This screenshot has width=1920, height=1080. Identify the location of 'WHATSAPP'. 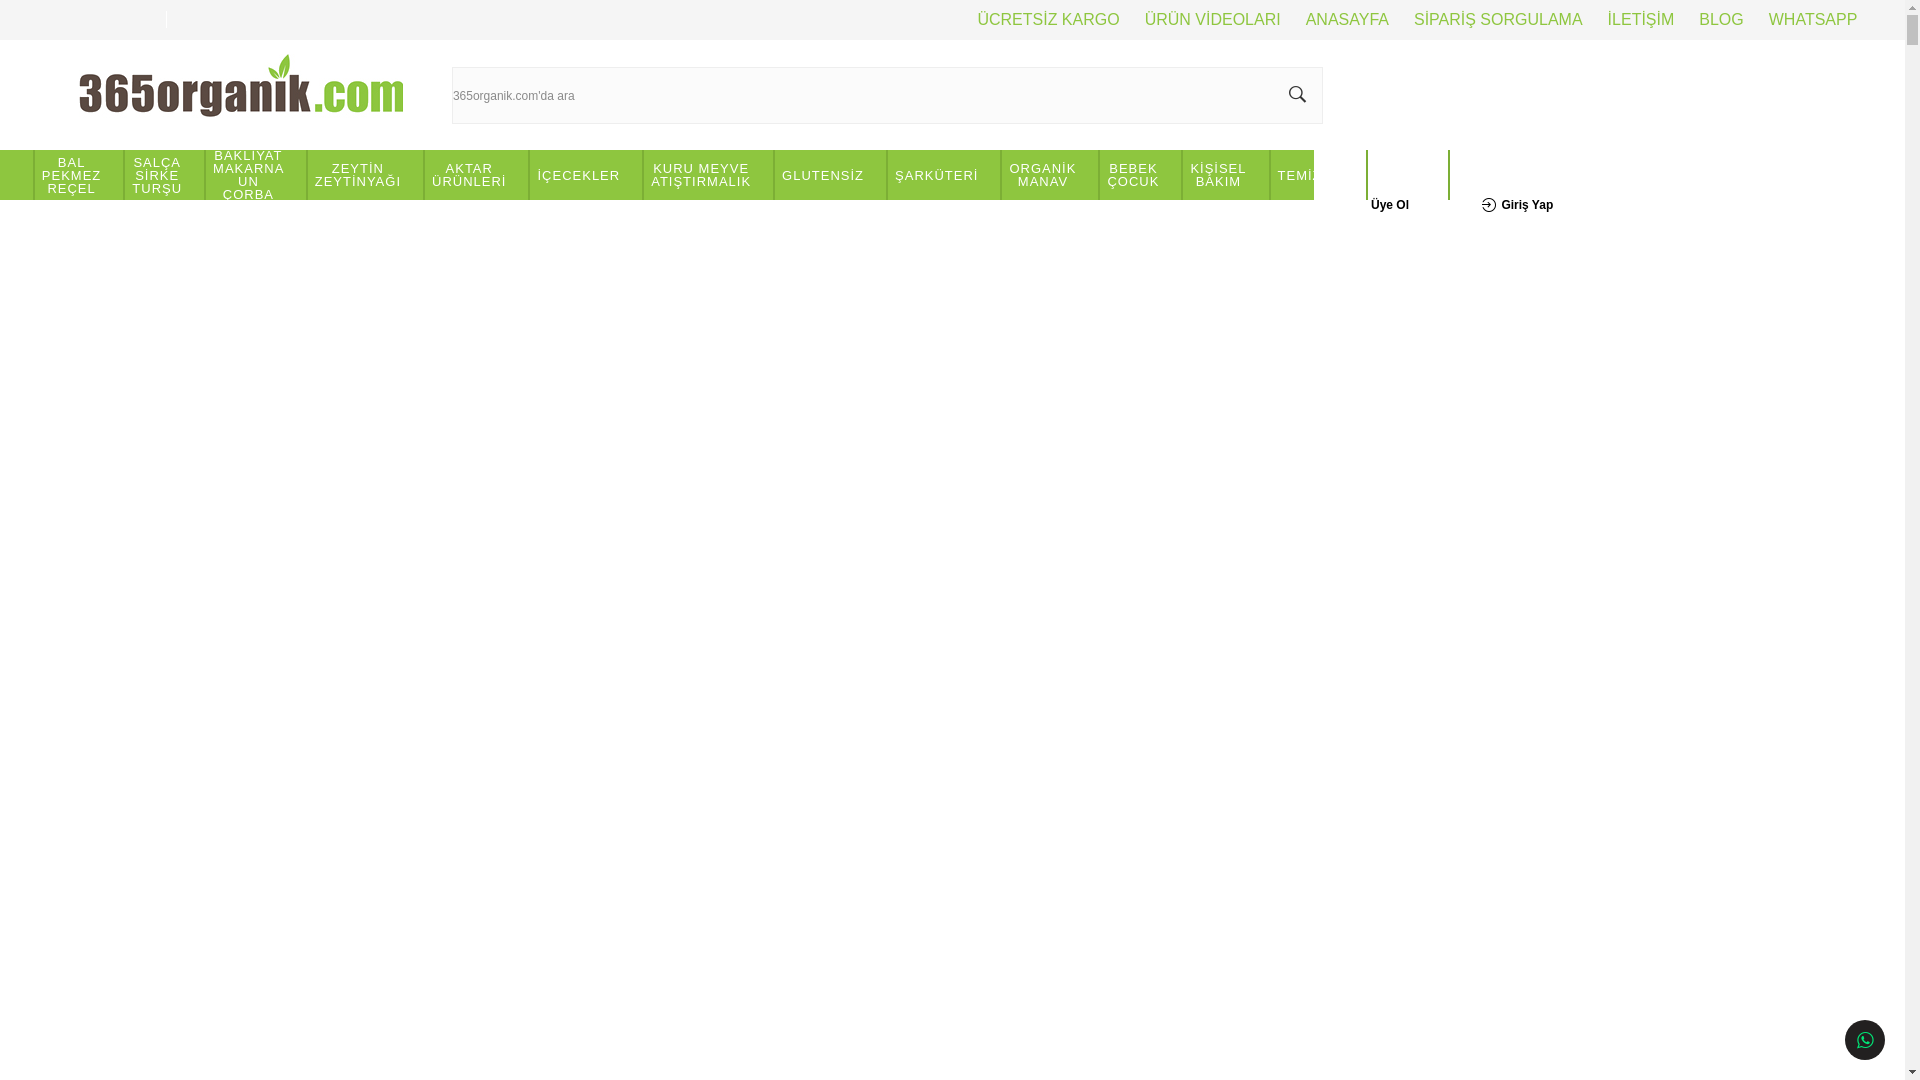
(1800, 19).